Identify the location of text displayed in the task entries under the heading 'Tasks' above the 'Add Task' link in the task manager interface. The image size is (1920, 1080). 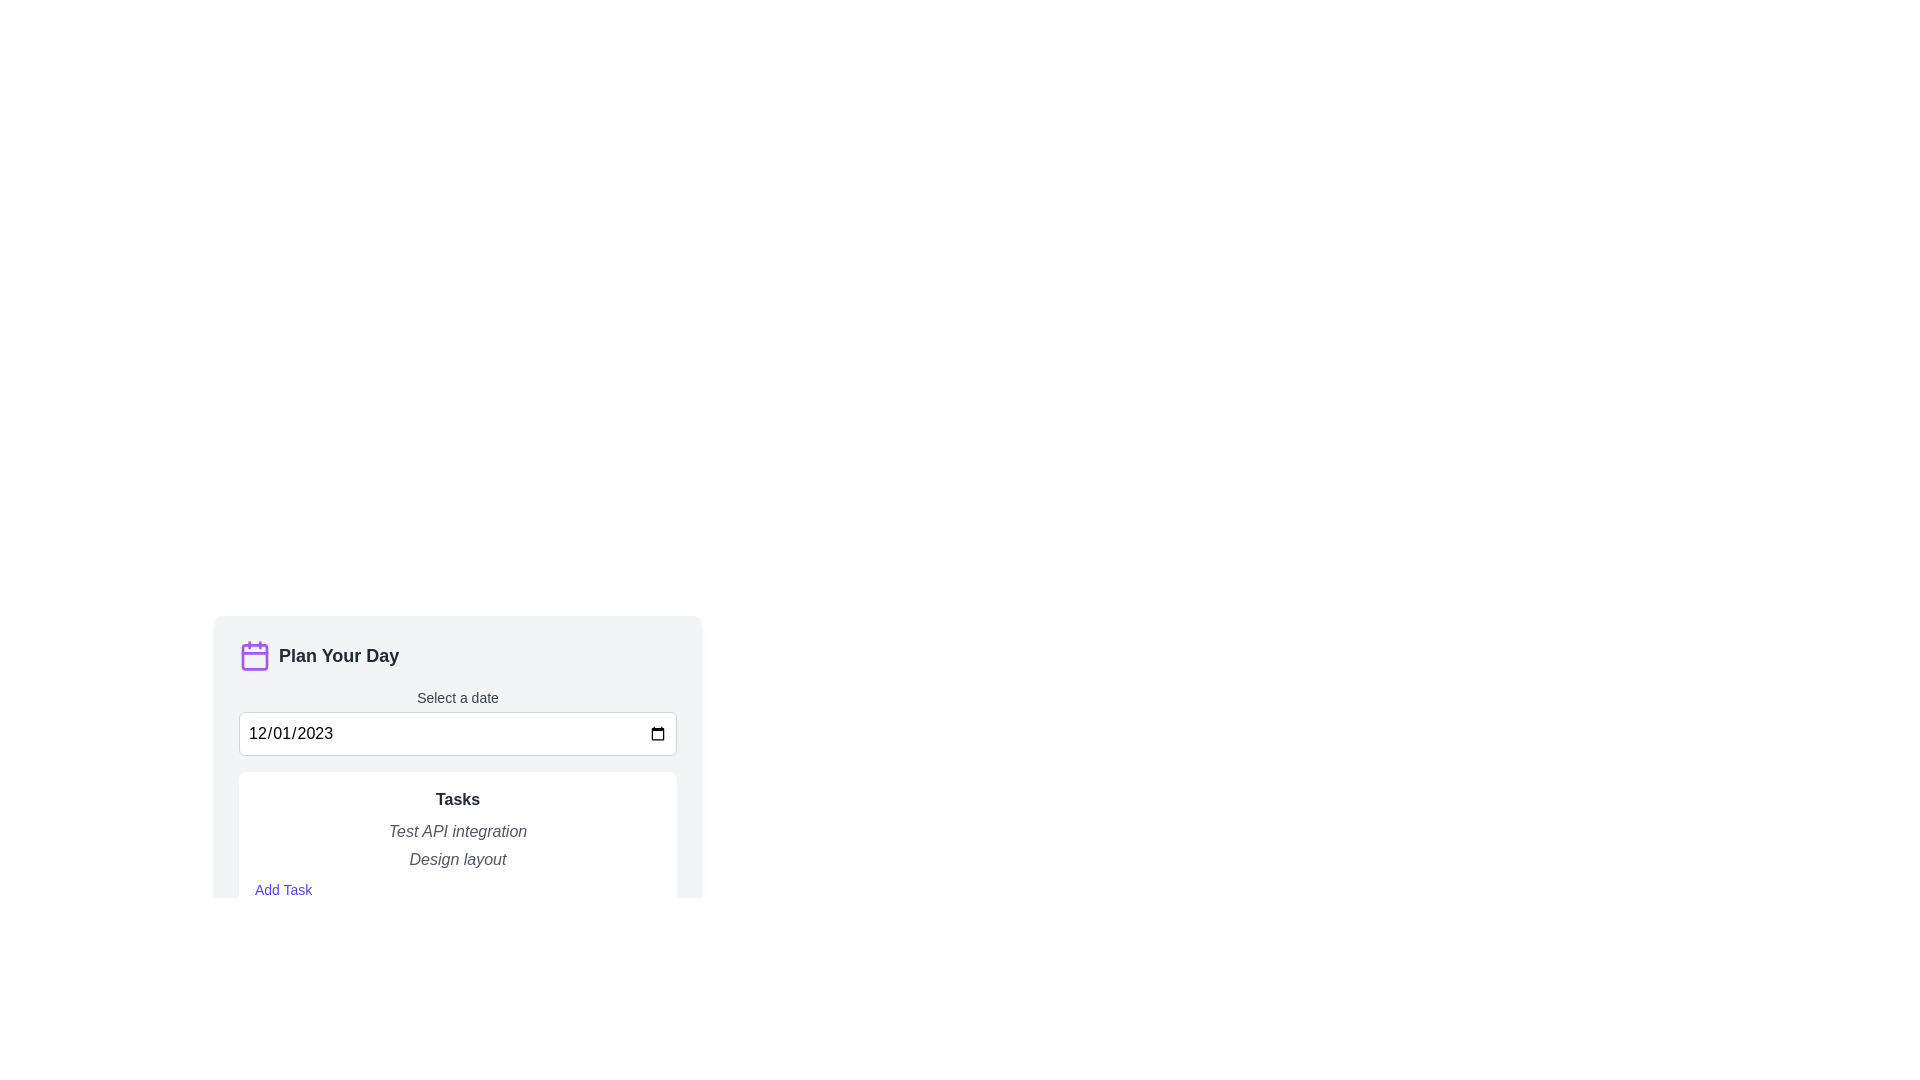
(456, 845).